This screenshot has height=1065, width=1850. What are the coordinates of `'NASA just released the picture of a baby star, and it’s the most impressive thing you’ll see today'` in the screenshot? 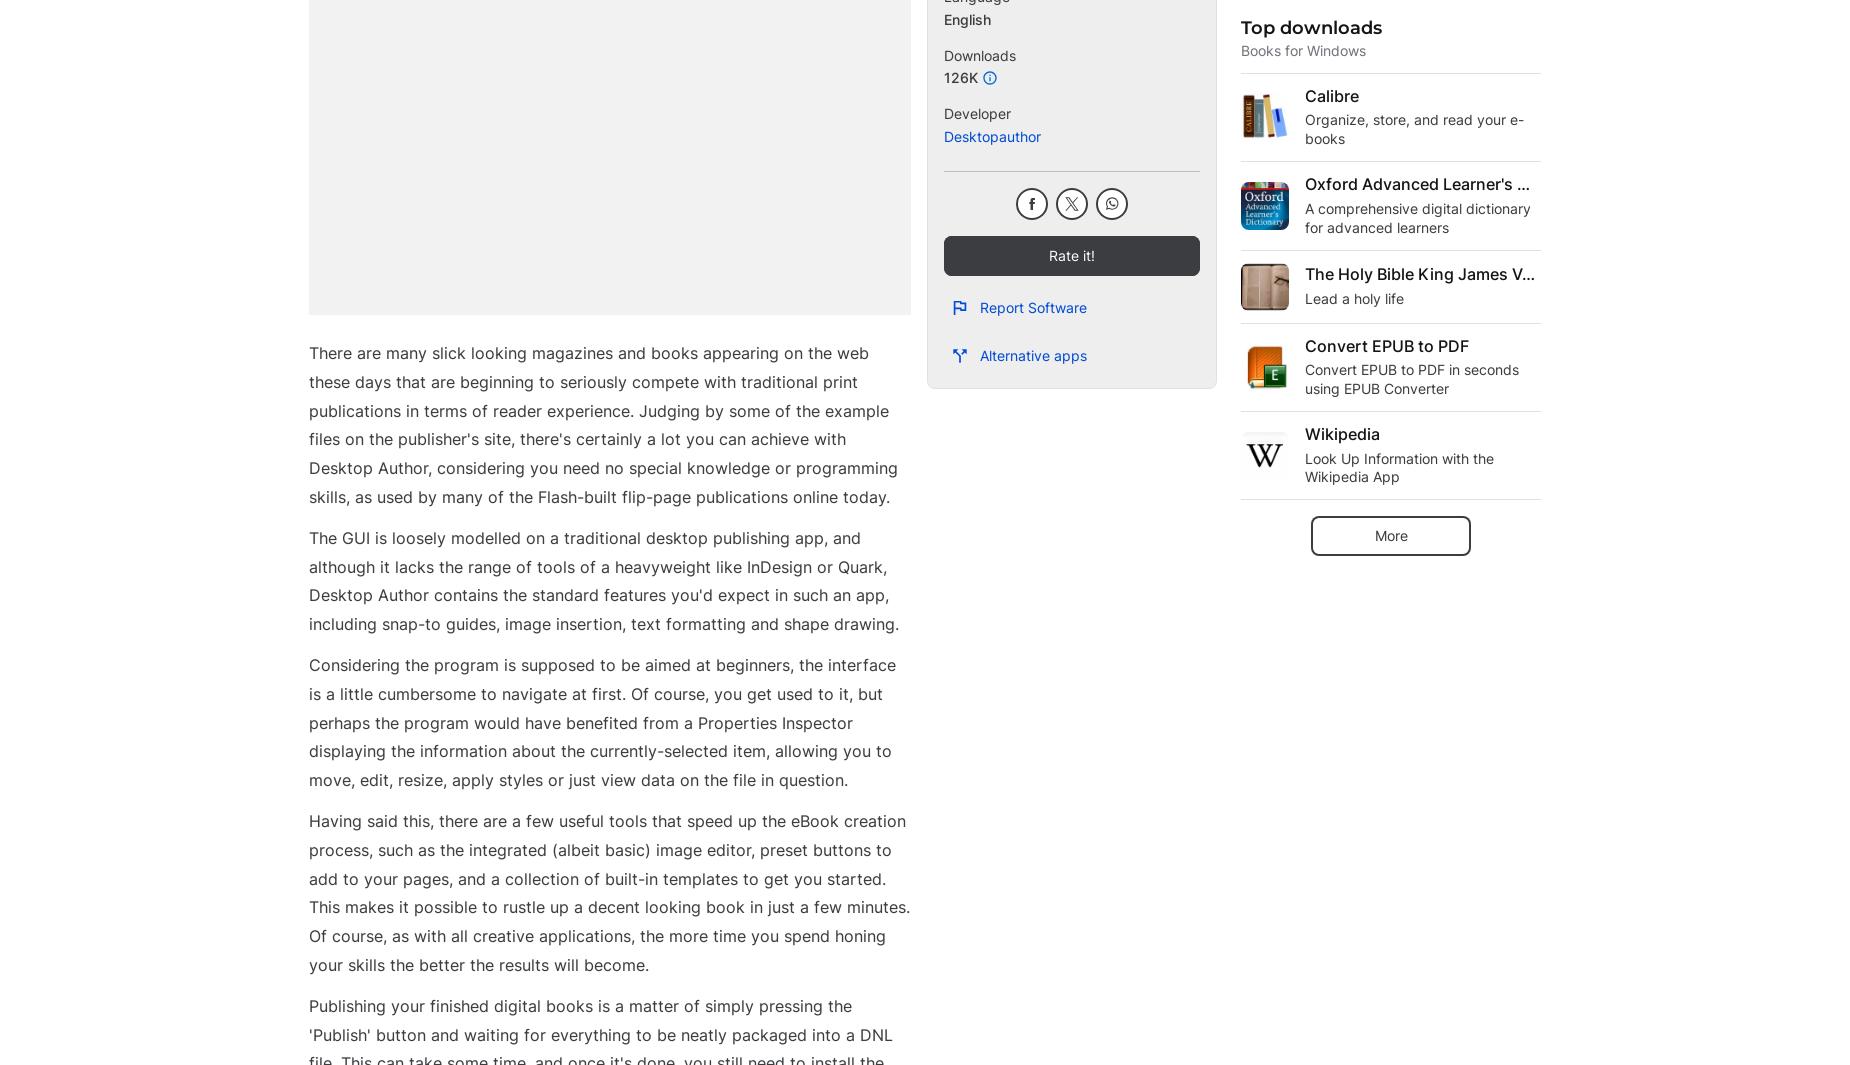 It's located at (912, 73).